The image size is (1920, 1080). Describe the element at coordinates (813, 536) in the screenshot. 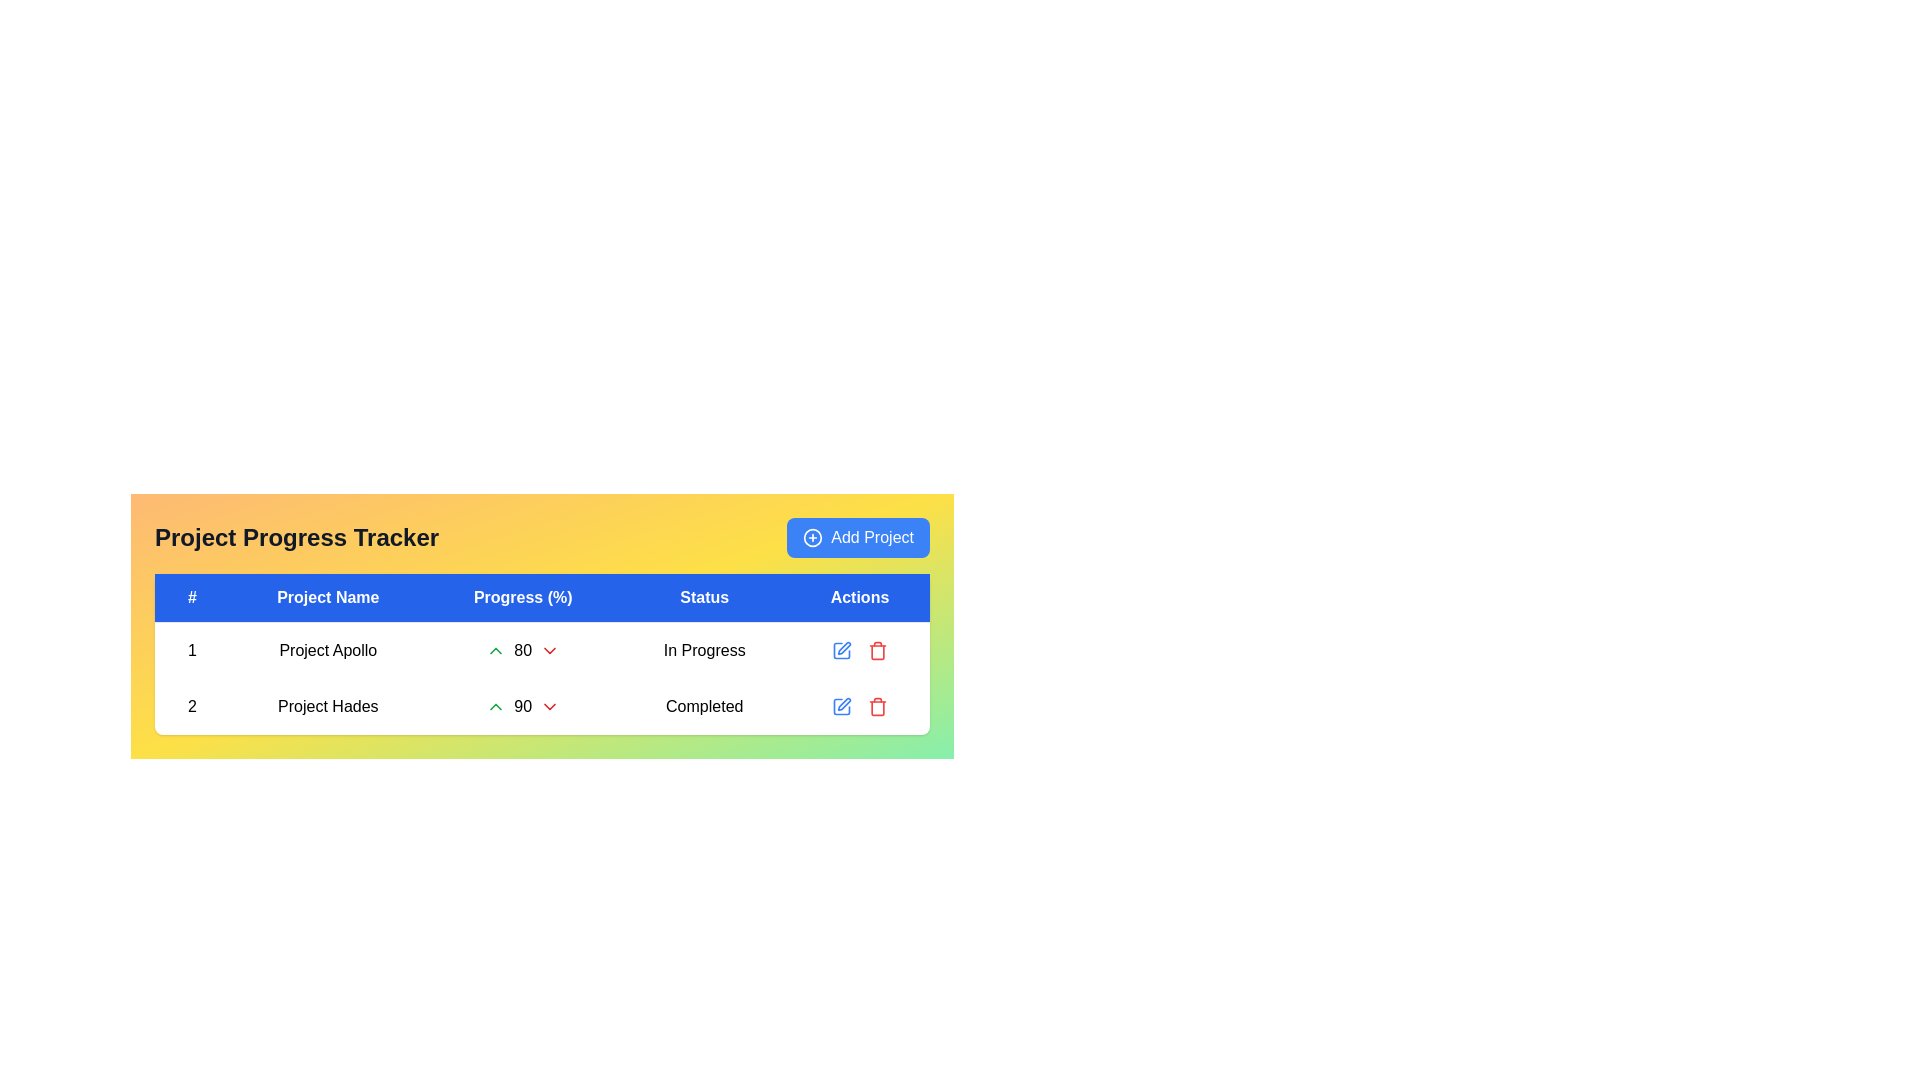

I see `the SVG icon located on the leftmost side of the 'Add Project' button to possibly see a tooltip` at that location.